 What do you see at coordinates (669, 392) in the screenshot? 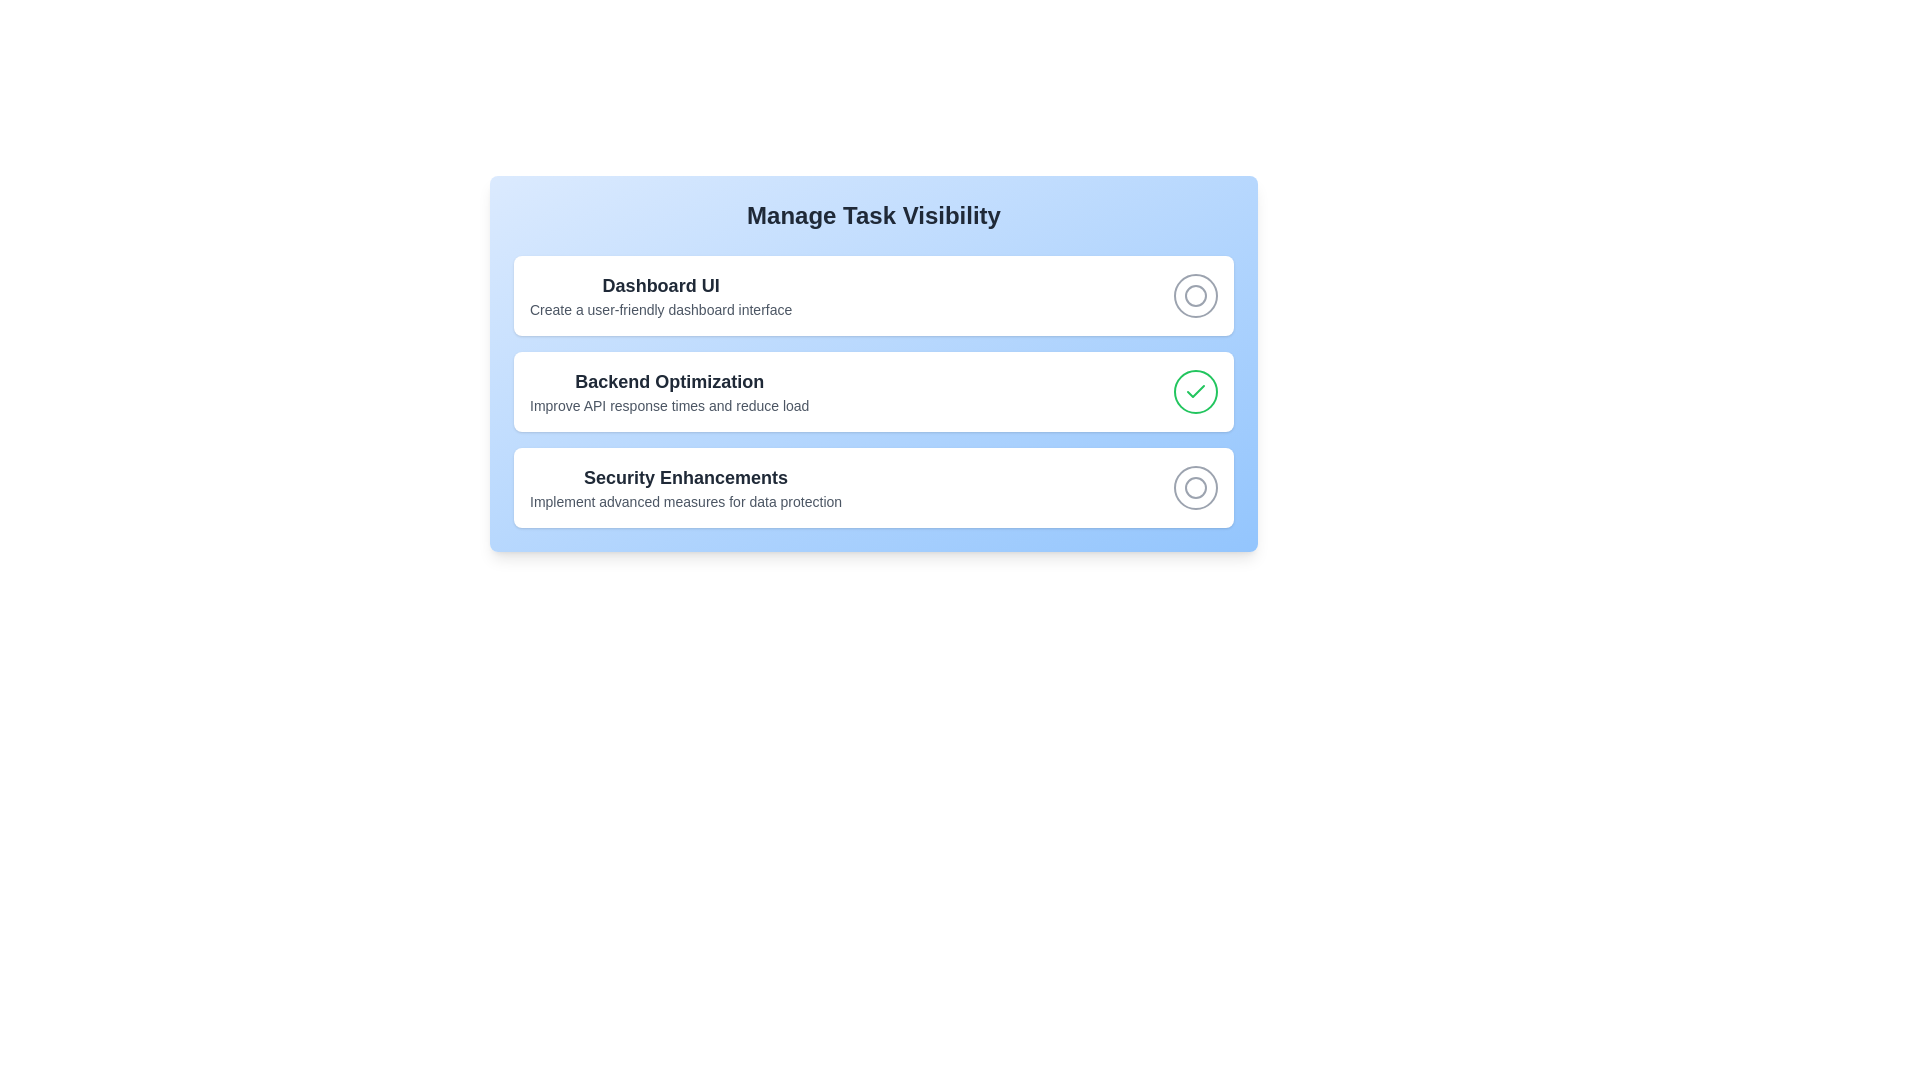
I see `the 'Backend Optimization' text block, which features a bold header and a descriptive line below it, to interact with its content` at bounding box center [669, 392].